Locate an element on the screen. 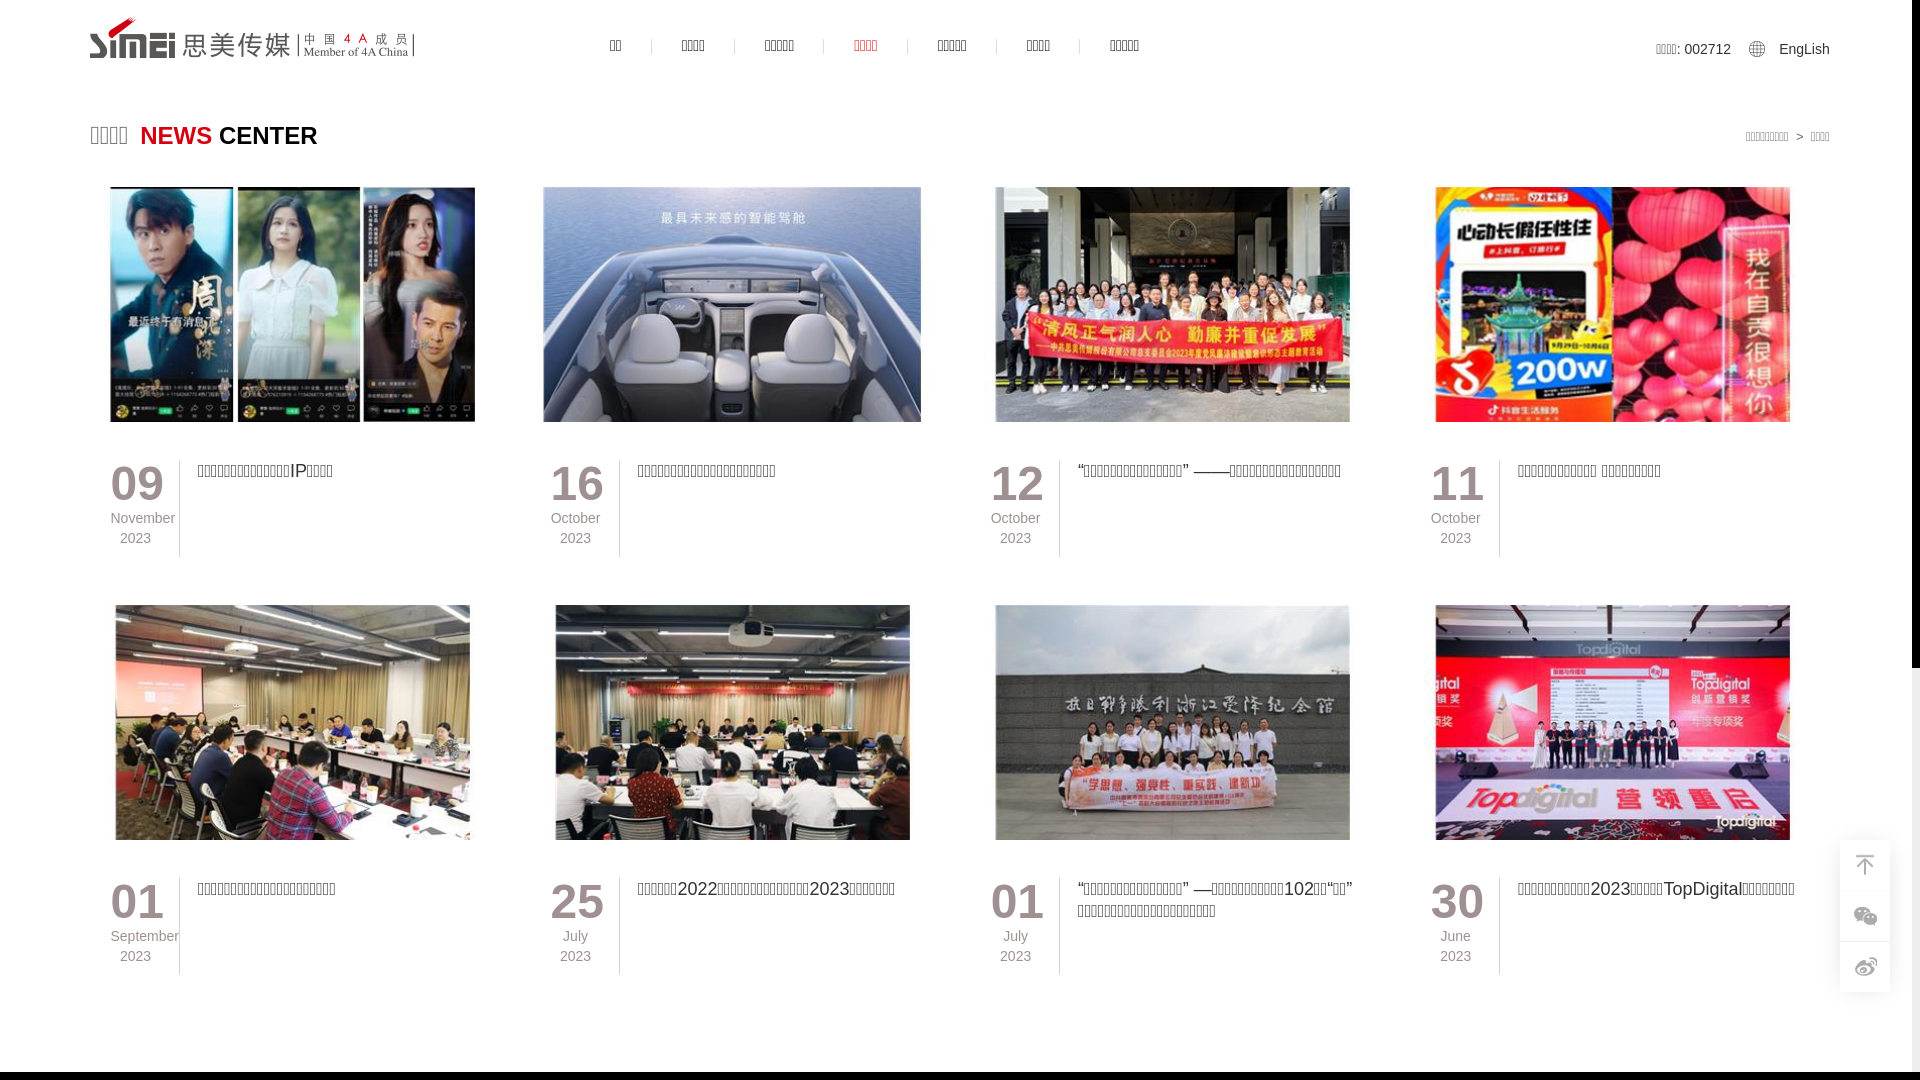  'EngLish' is located at coordinates (1779, 48).